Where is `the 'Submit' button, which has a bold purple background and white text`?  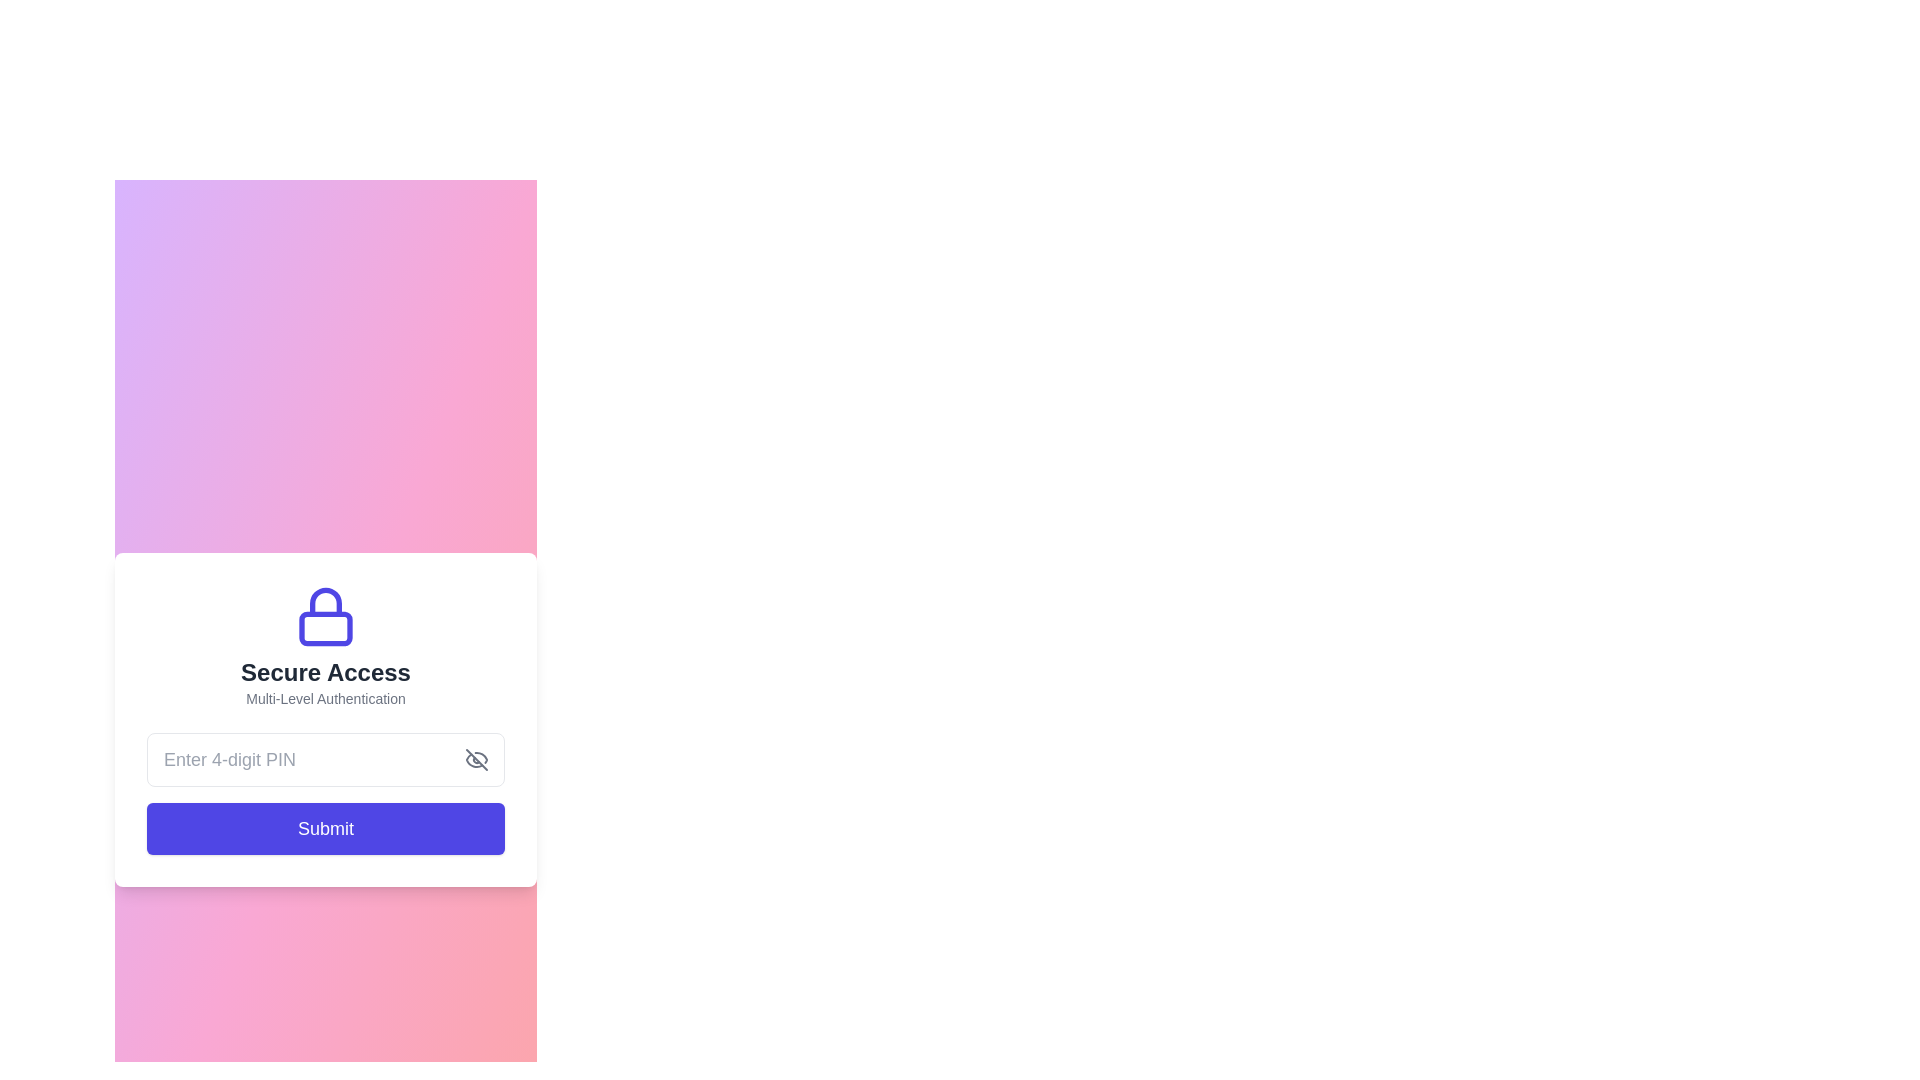
the 'Submit' button, which has a bold purple background and white text is located at coordinates (326, 829).